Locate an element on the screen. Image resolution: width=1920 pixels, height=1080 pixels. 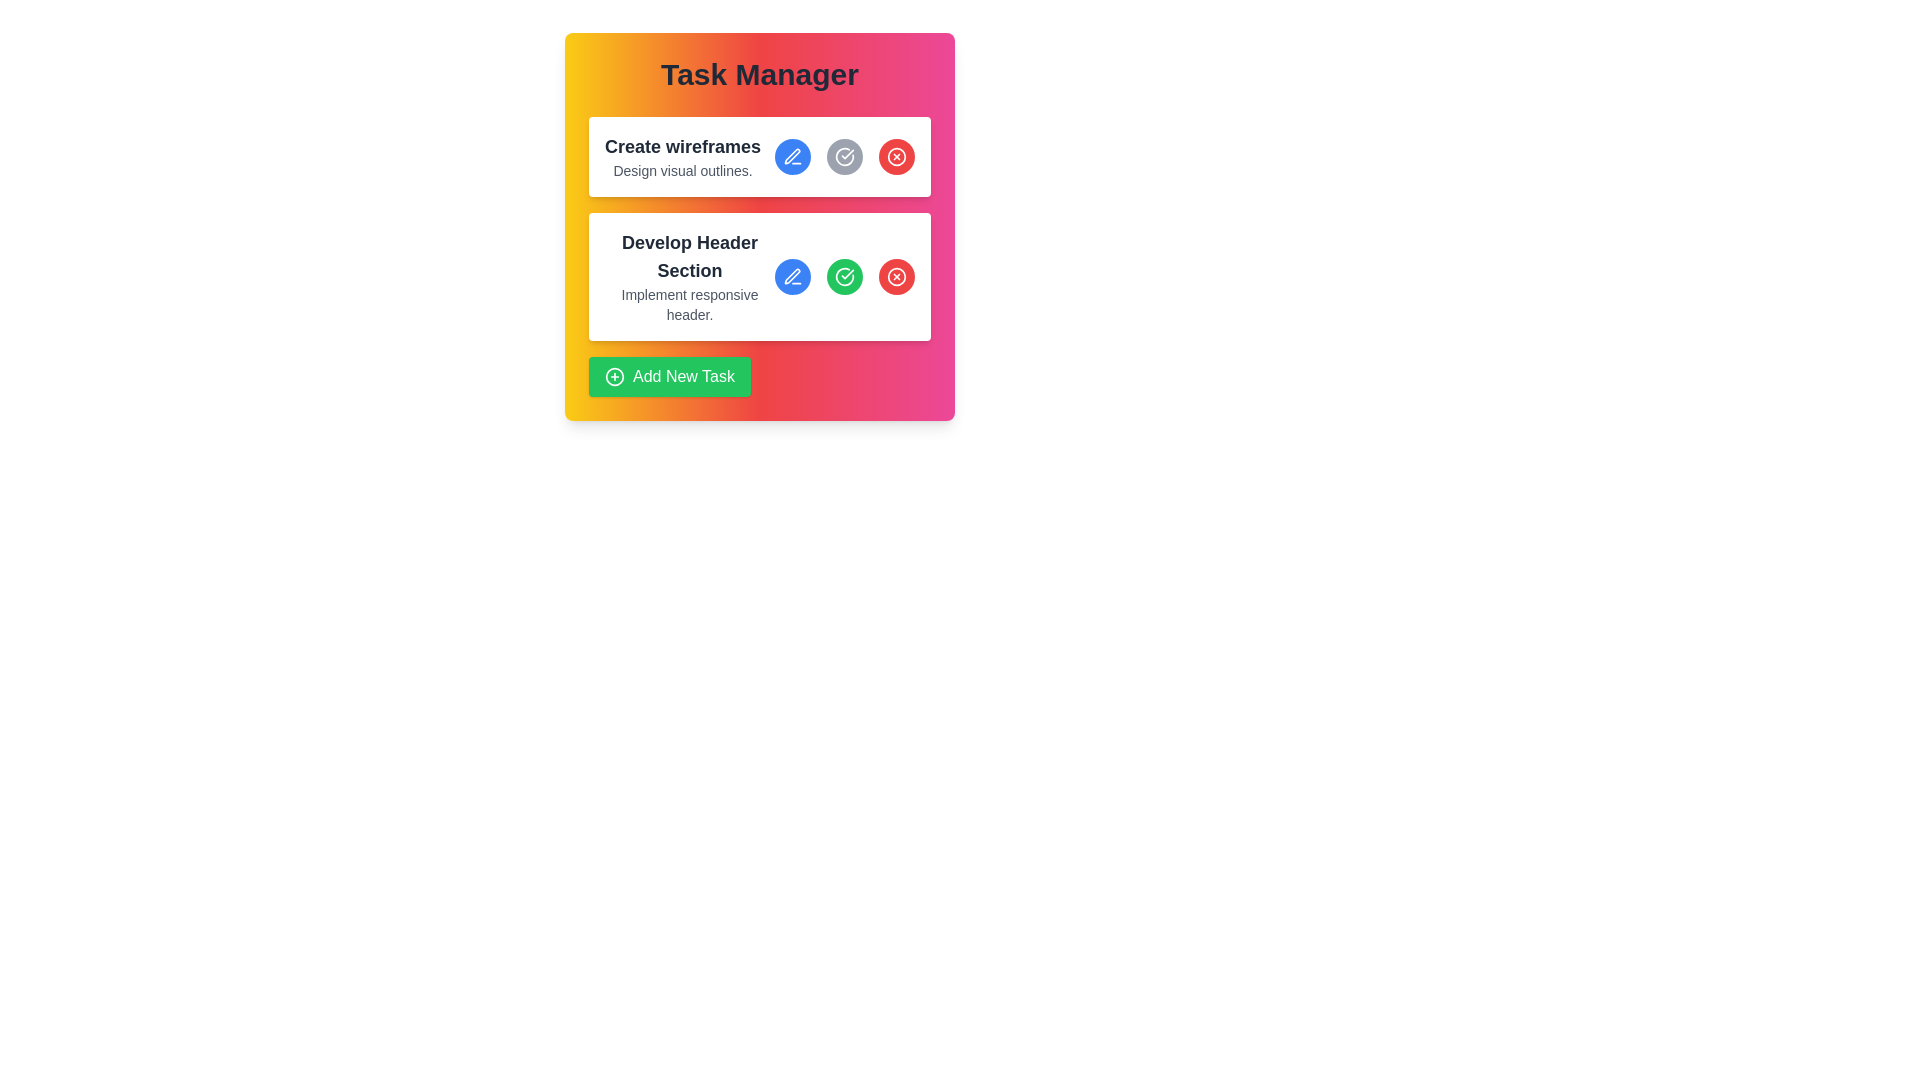
the middle circular action button located to the right of the task titled 'Create wireframes' and 'Design visual outlines' is located at coordinates (844, 156).